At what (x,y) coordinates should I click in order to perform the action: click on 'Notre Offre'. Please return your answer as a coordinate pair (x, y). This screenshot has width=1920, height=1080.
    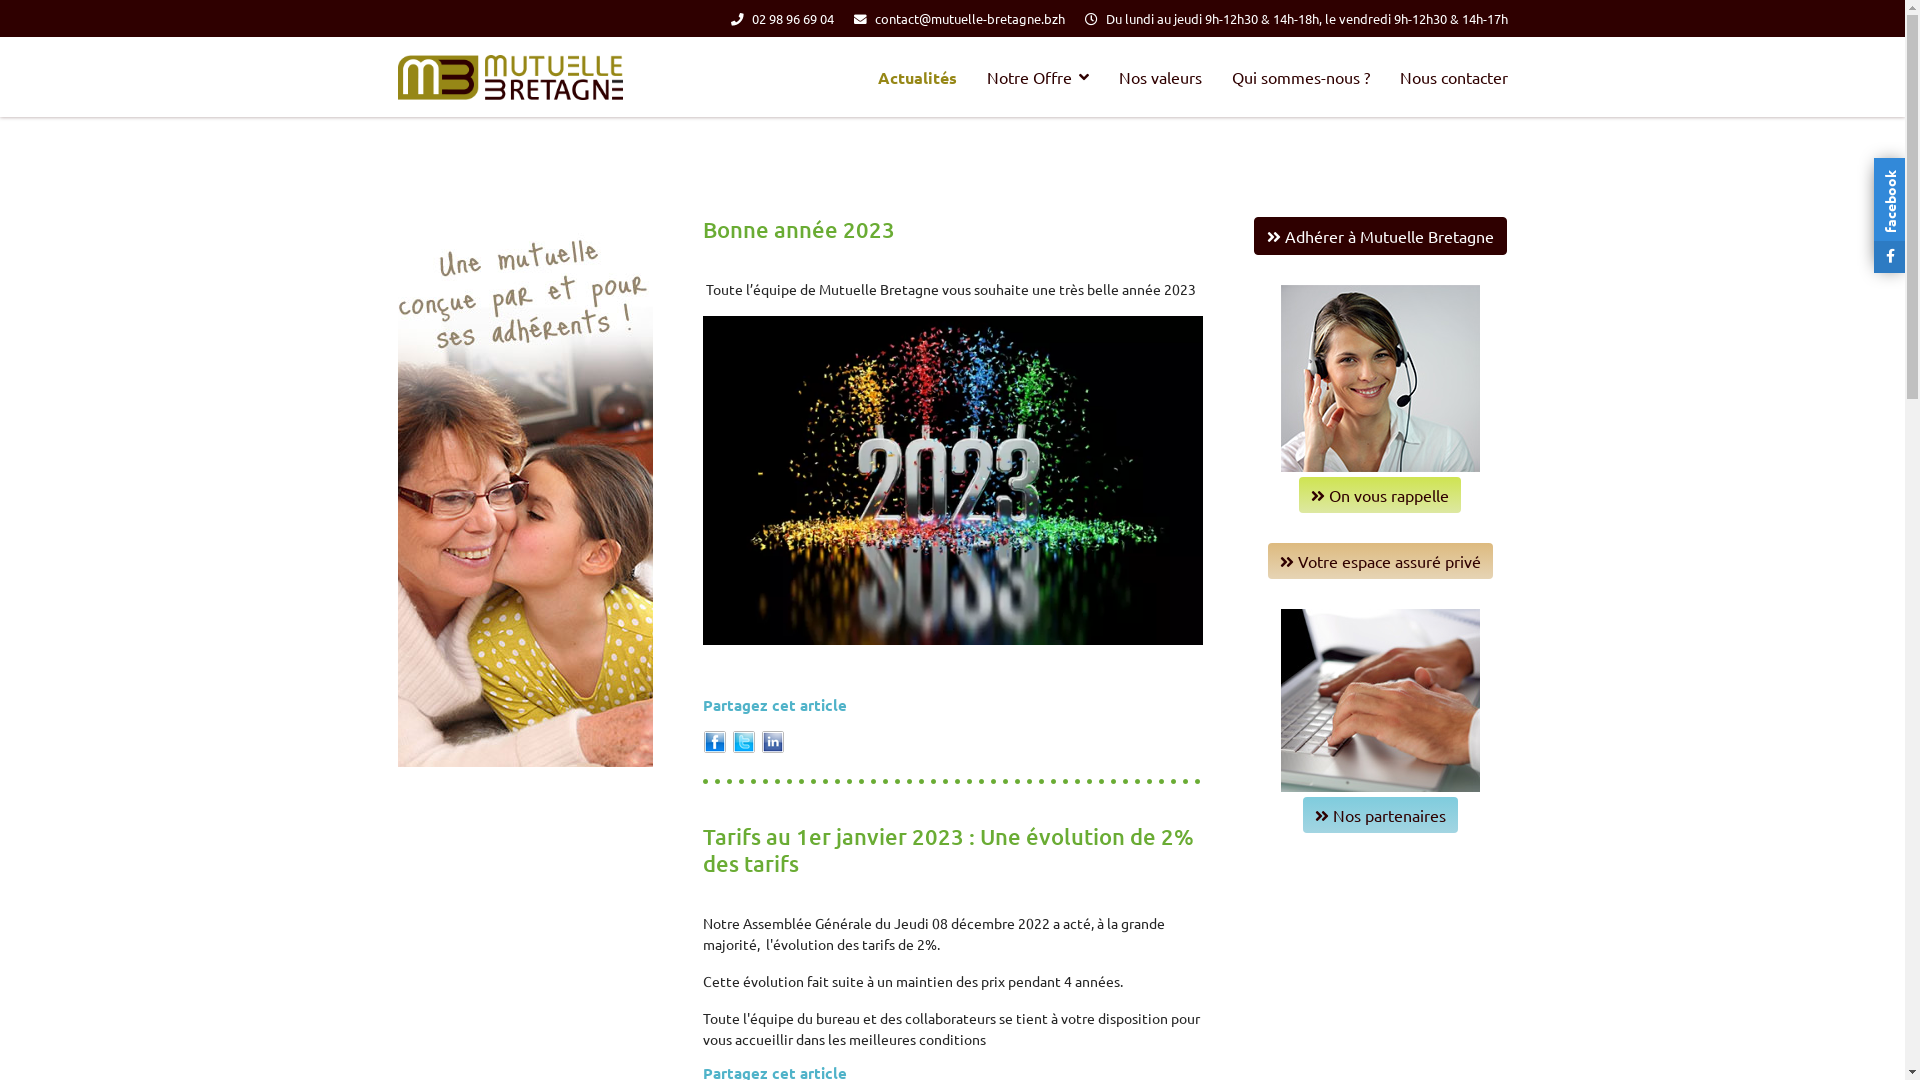
    Looking at the image, I should click on (1037, 76).